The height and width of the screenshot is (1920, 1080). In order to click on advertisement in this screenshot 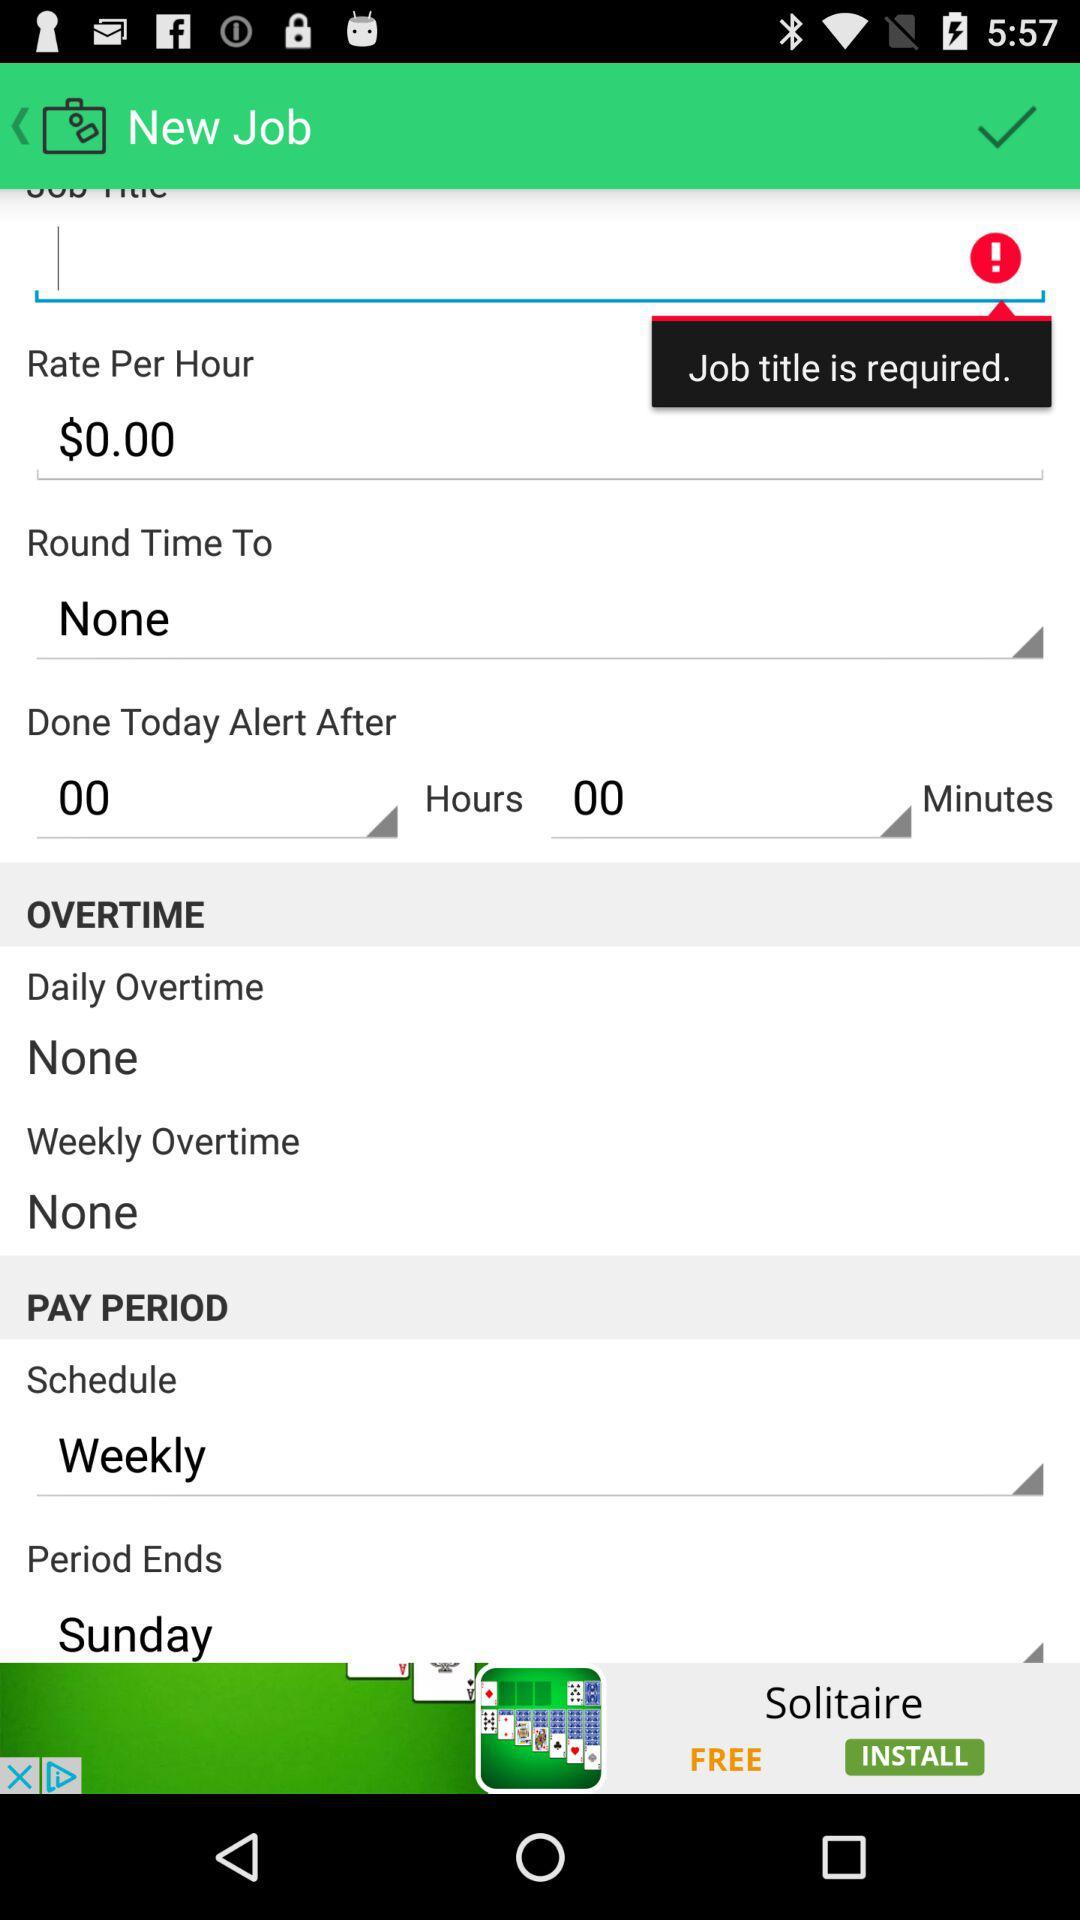, I will do `click(540, 258)`.